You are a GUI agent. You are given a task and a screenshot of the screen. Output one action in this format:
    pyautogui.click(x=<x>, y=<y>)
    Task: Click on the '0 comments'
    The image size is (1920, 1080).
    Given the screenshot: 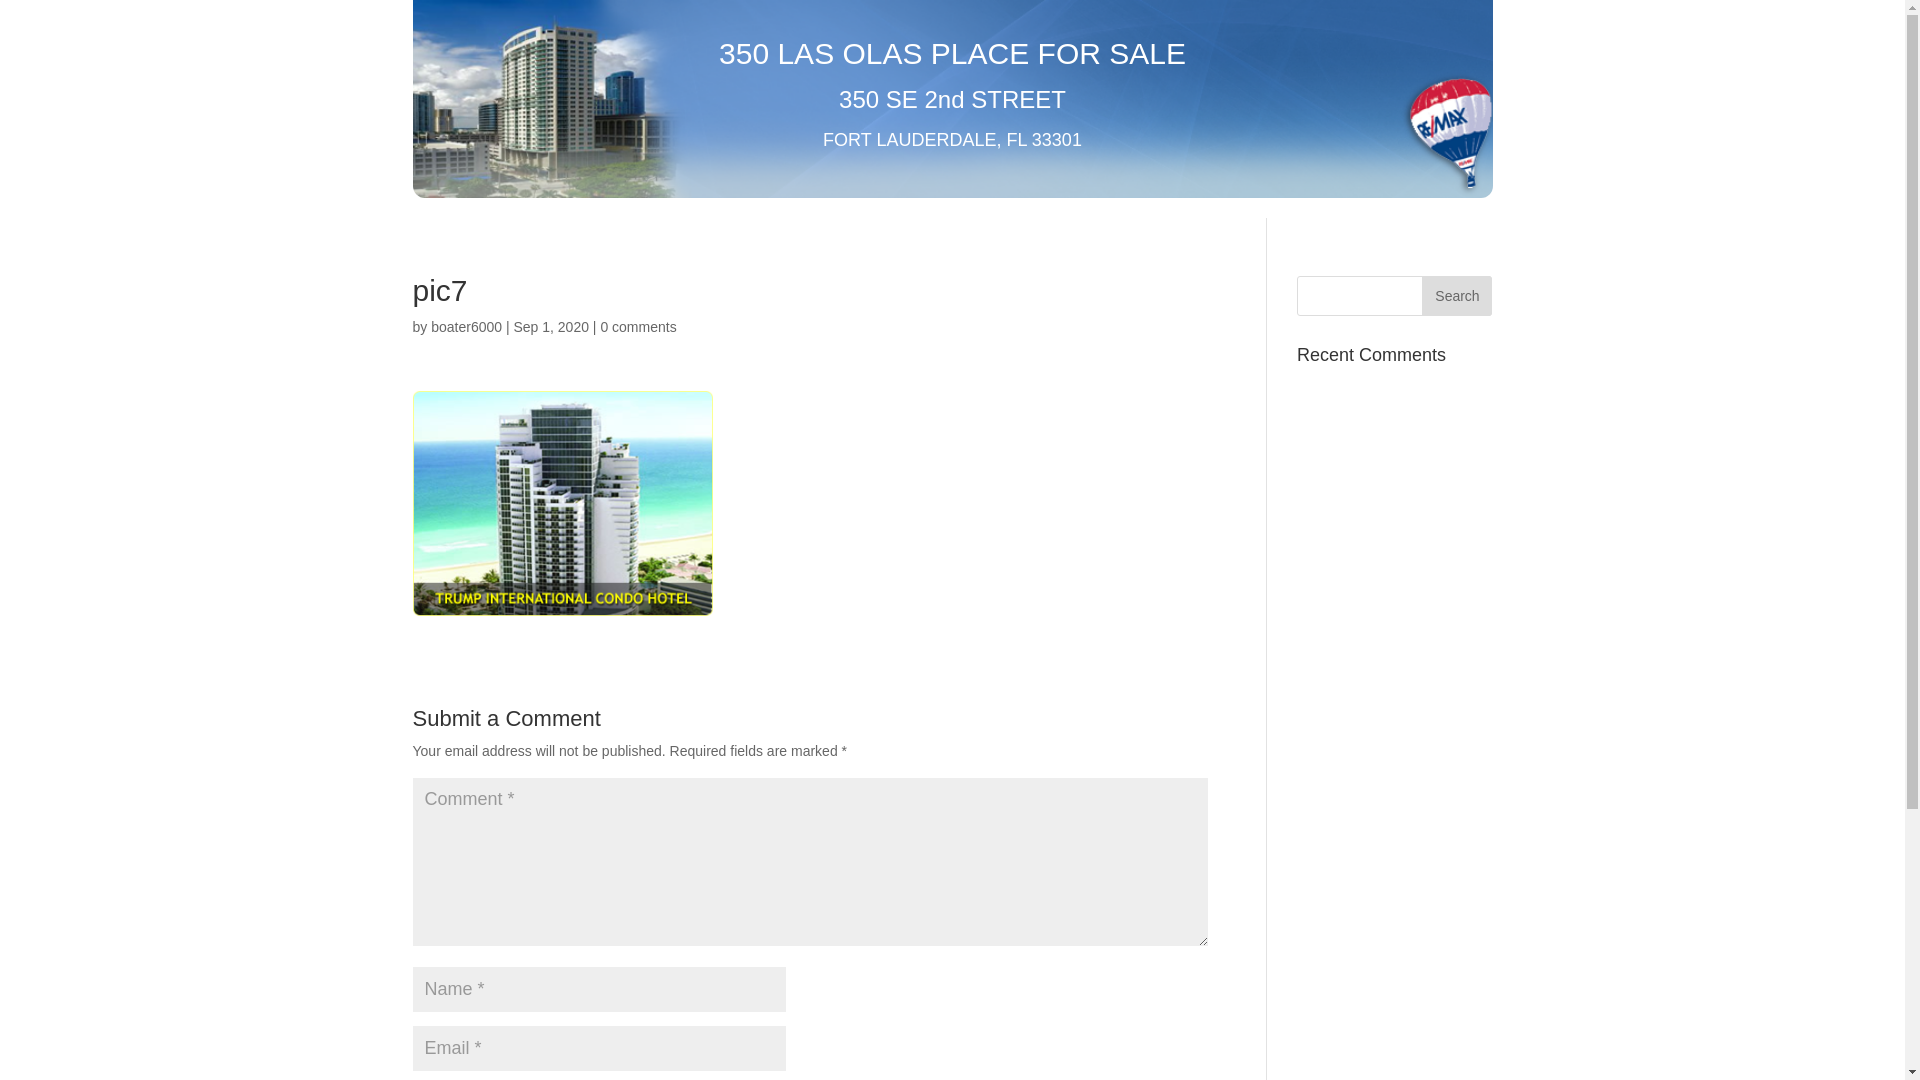 What is the action you would take?
    pyautogui.click(x=637, y=326)
    